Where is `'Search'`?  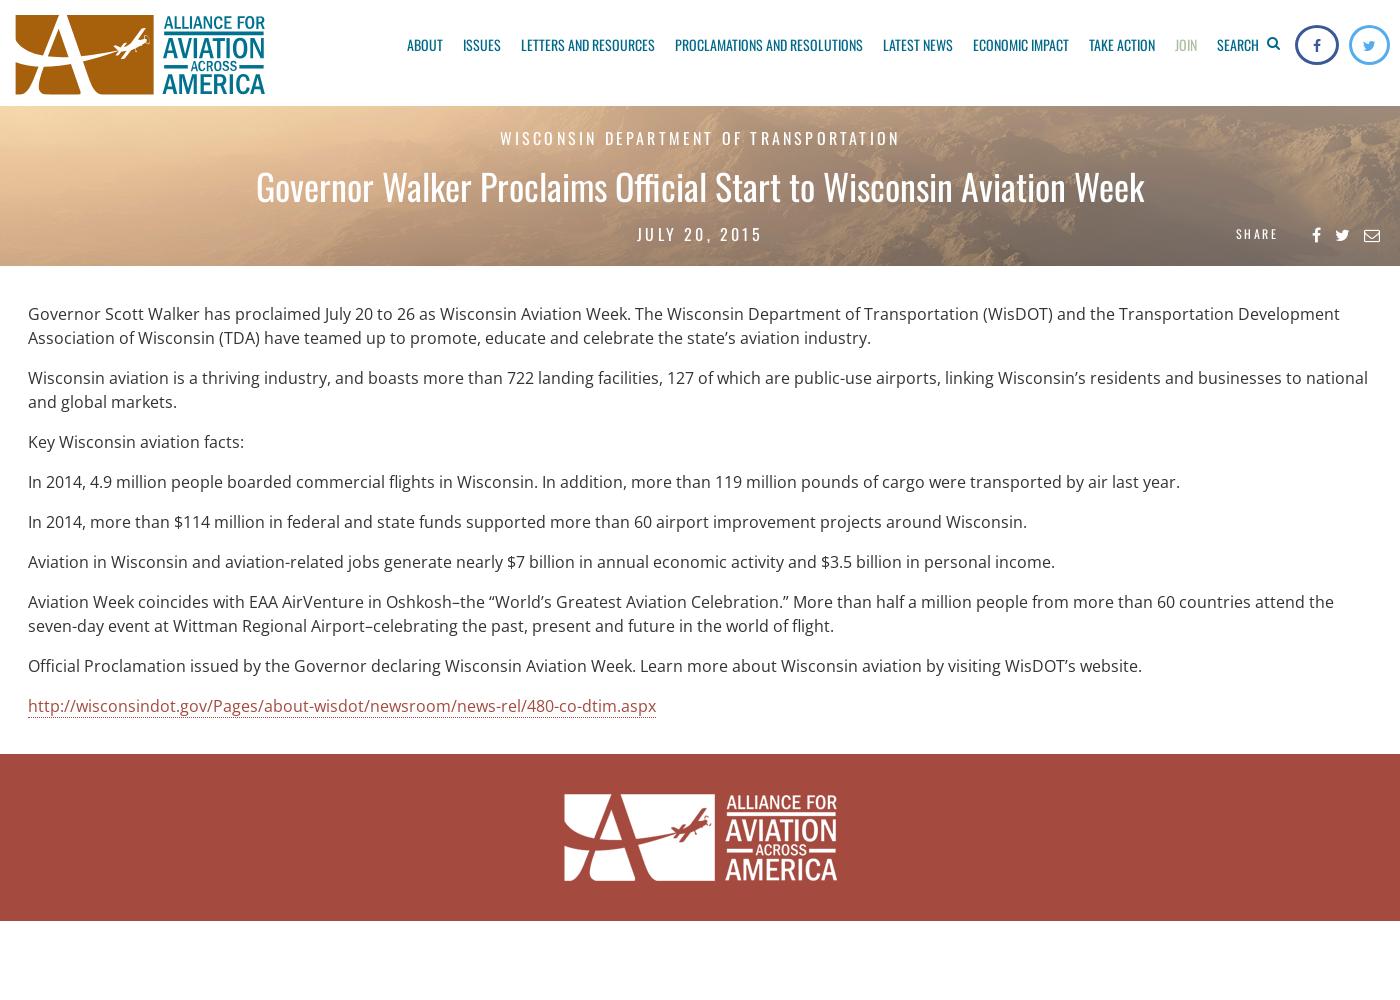
'Search' is located at coordinates (1239, 44).